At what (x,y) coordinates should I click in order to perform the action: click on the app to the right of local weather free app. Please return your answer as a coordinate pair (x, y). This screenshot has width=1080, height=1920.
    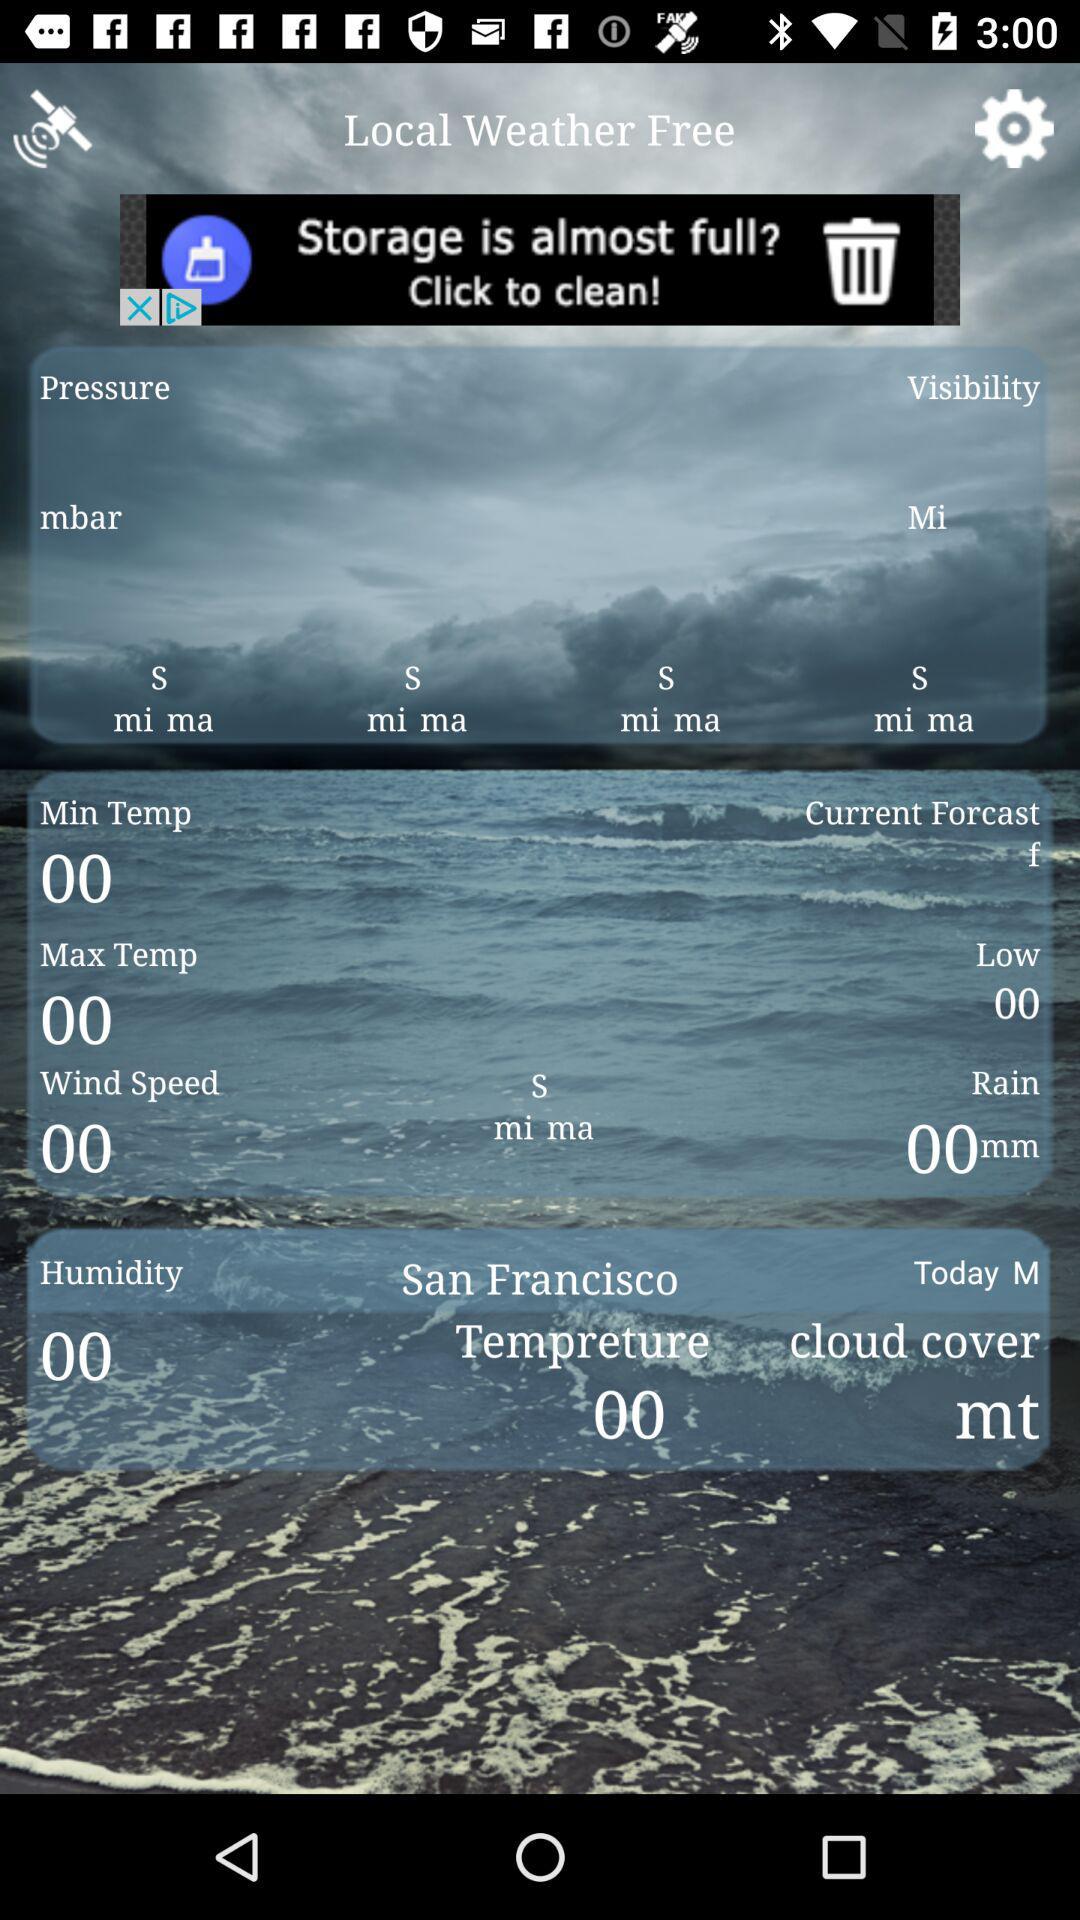
    Looking at the image, I should click on (1014, 127).